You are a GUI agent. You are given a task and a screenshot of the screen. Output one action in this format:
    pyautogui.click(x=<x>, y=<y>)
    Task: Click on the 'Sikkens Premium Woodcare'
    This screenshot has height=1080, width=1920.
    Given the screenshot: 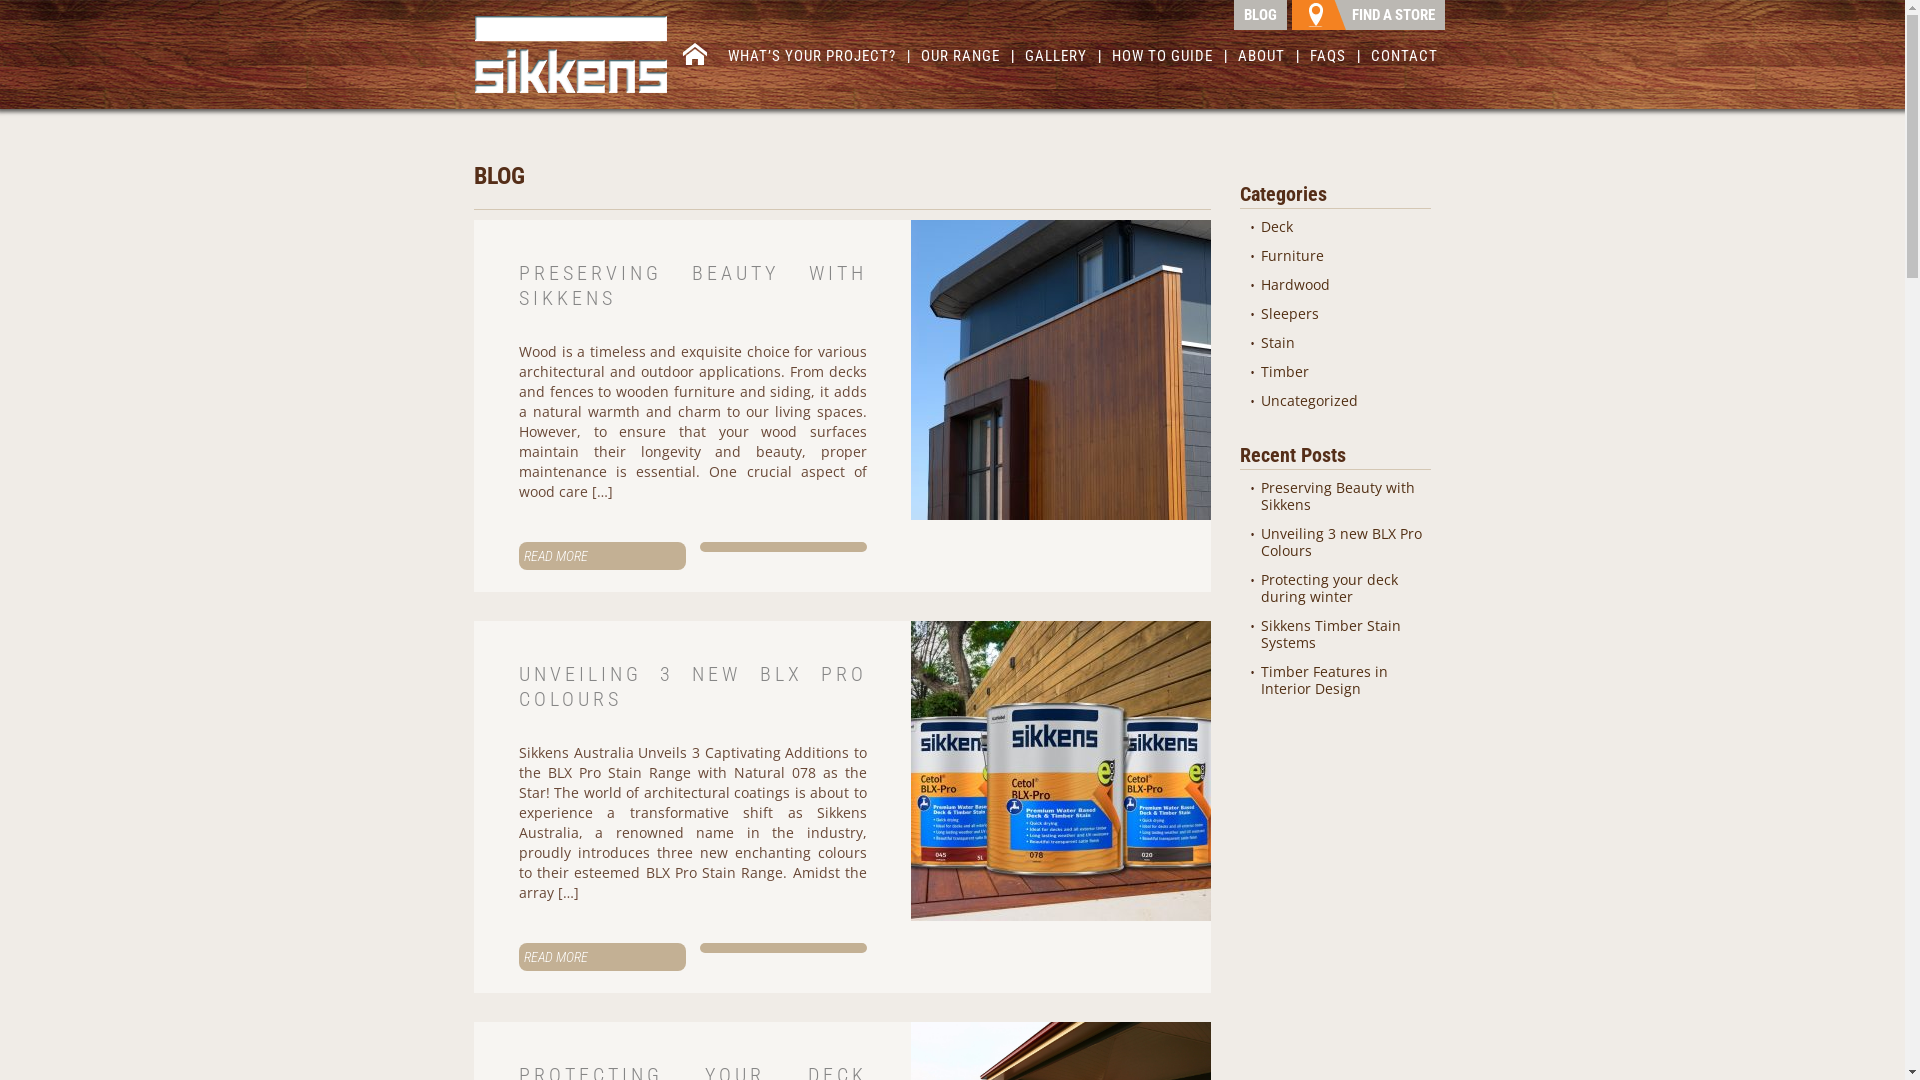 What is the action you would take?
    pyautogui.click(x=570, y=53)
    